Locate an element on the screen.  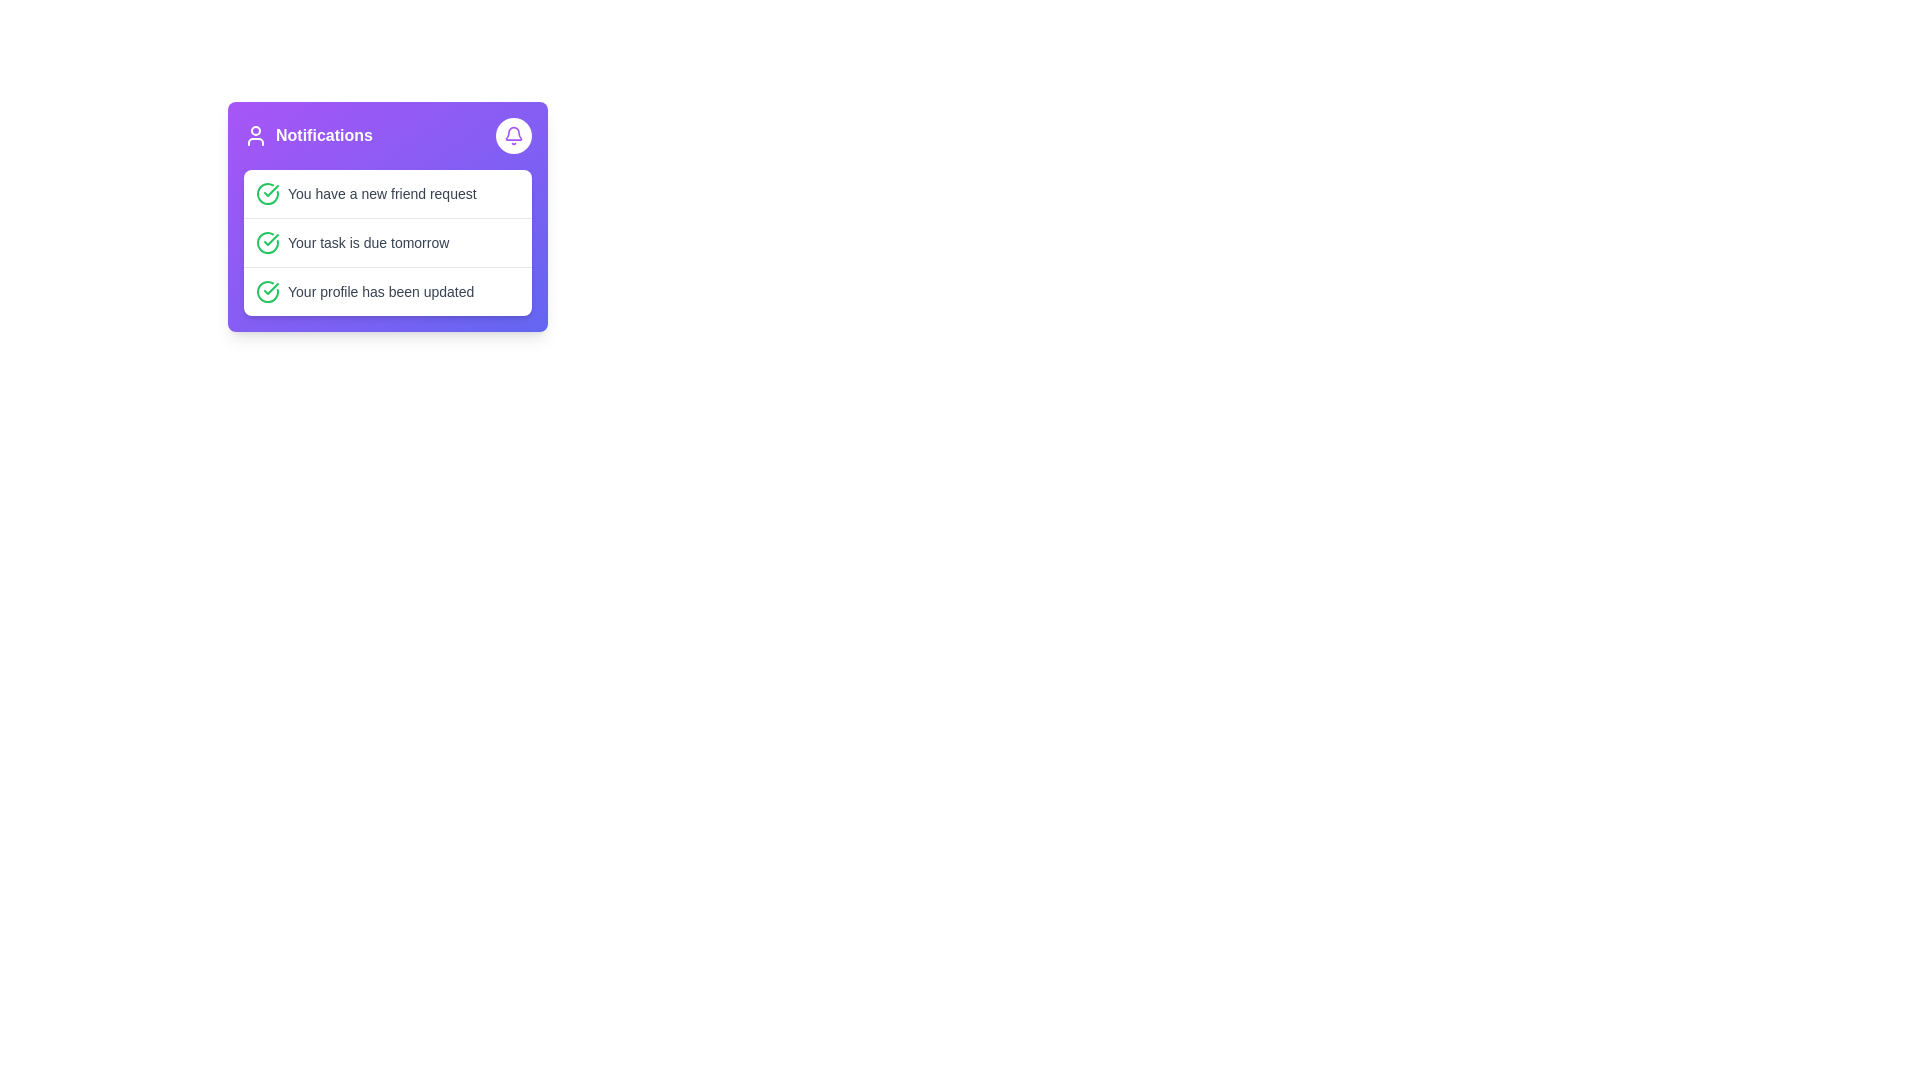
the purple bell-shaped icon located at the center of the rounded button in the top-right corner of the notification card is located at coordinates (513, 135).